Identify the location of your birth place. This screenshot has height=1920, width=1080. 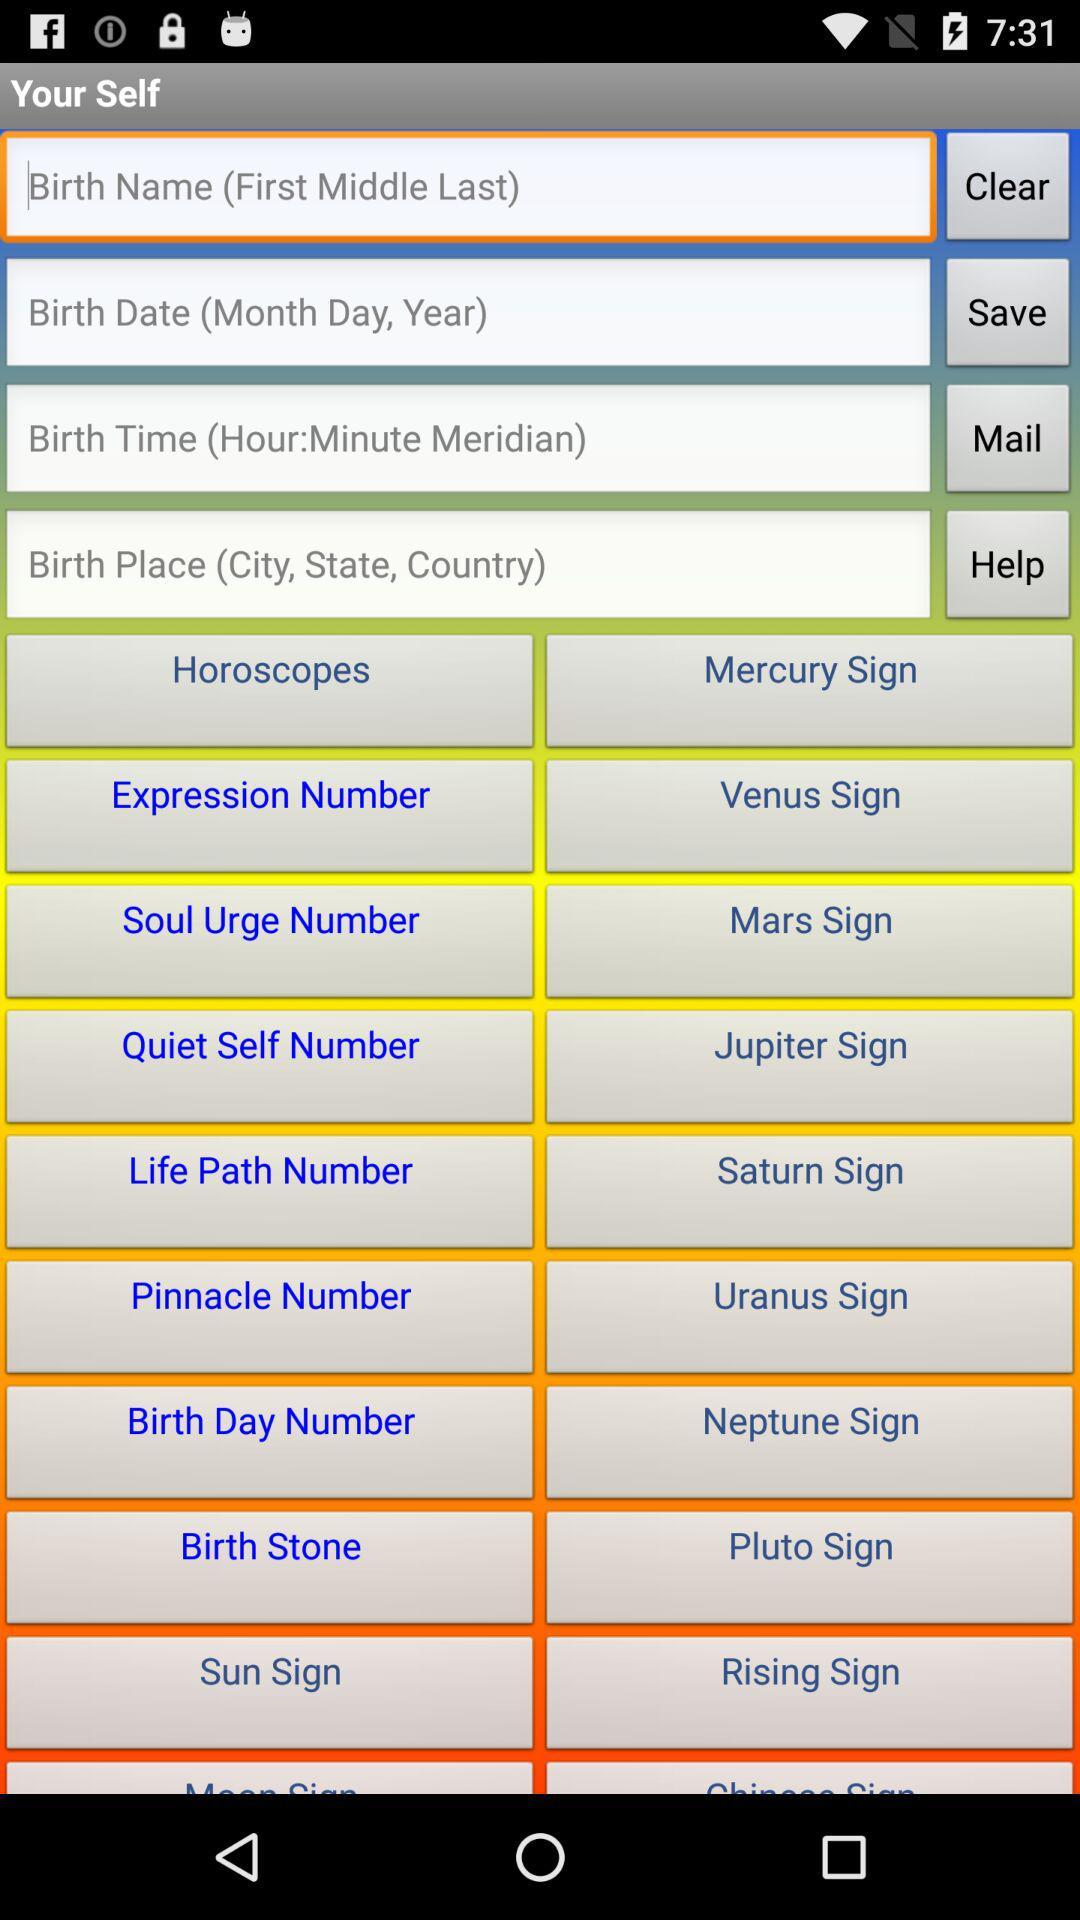
(468, 569).